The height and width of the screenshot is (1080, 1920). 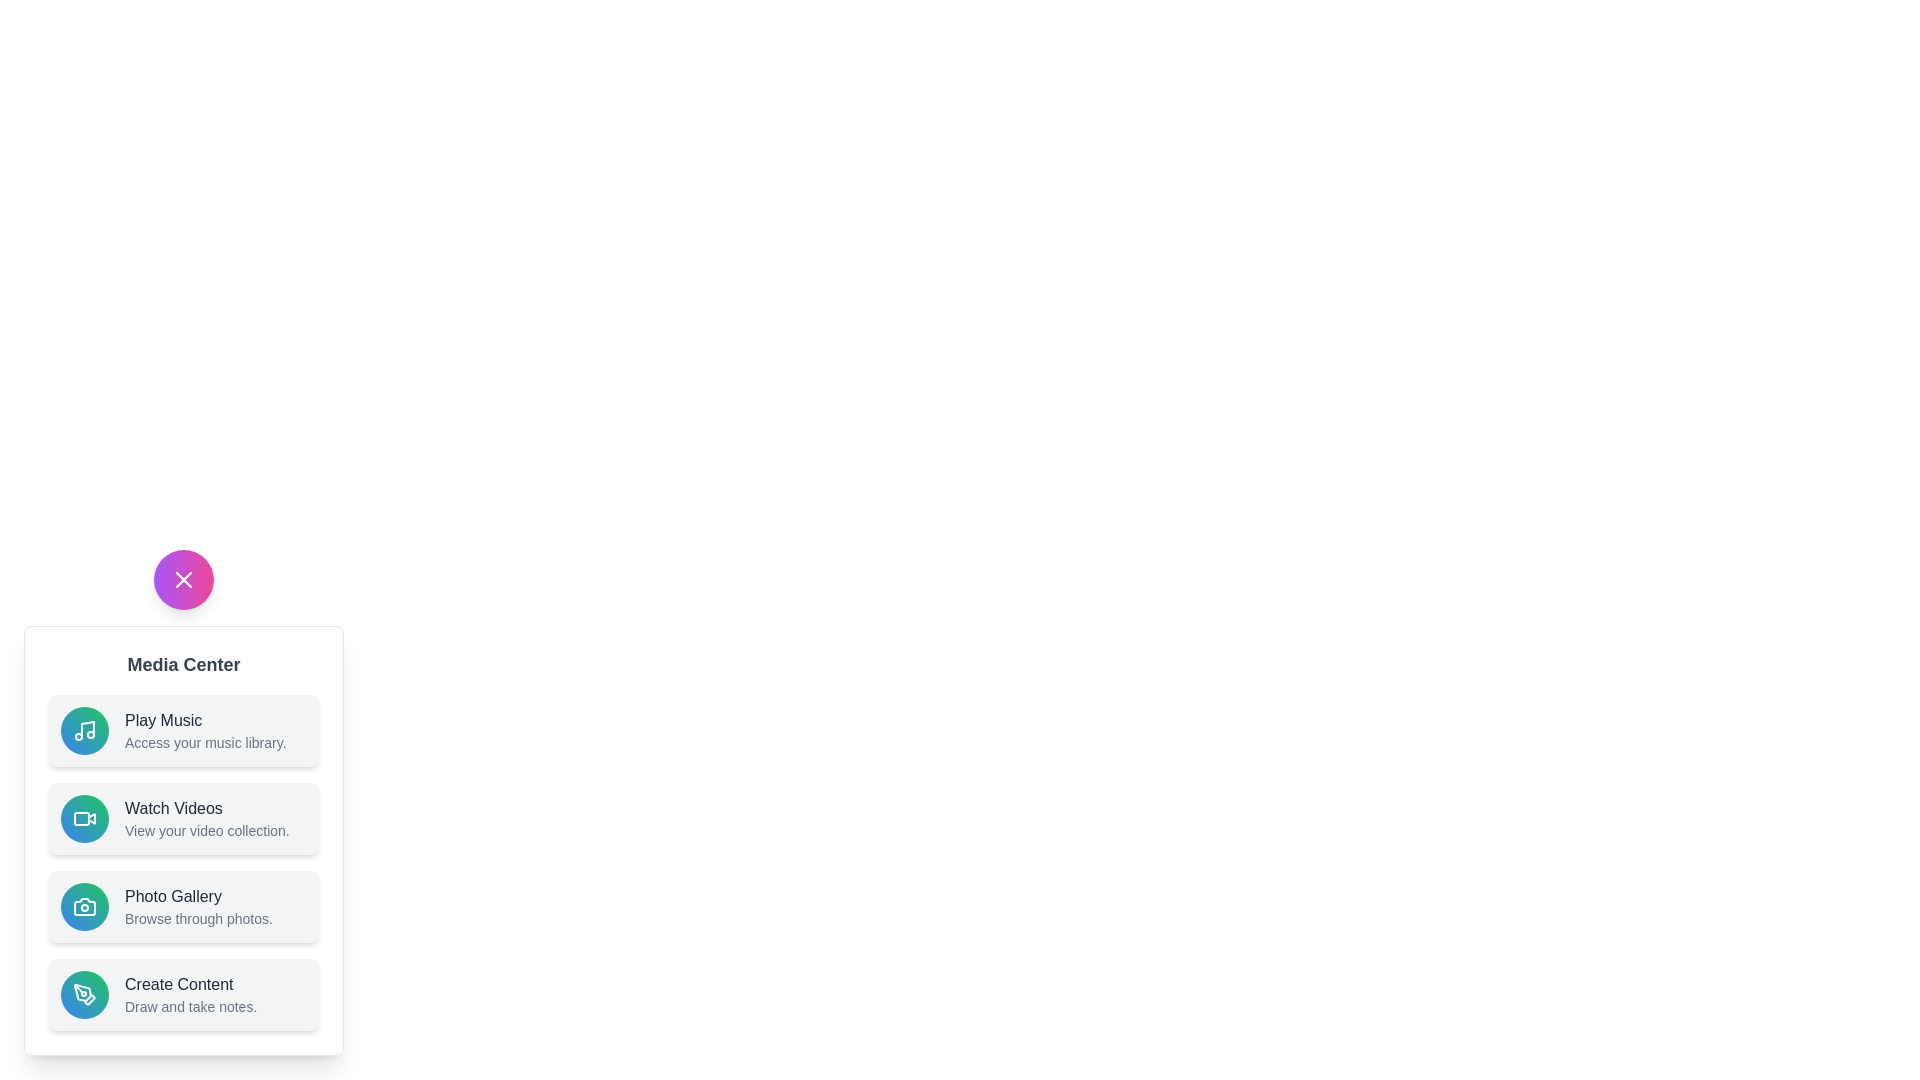 I want to click on the 'Watch Videos' button to view the video collection, so click(x=183, y=818).